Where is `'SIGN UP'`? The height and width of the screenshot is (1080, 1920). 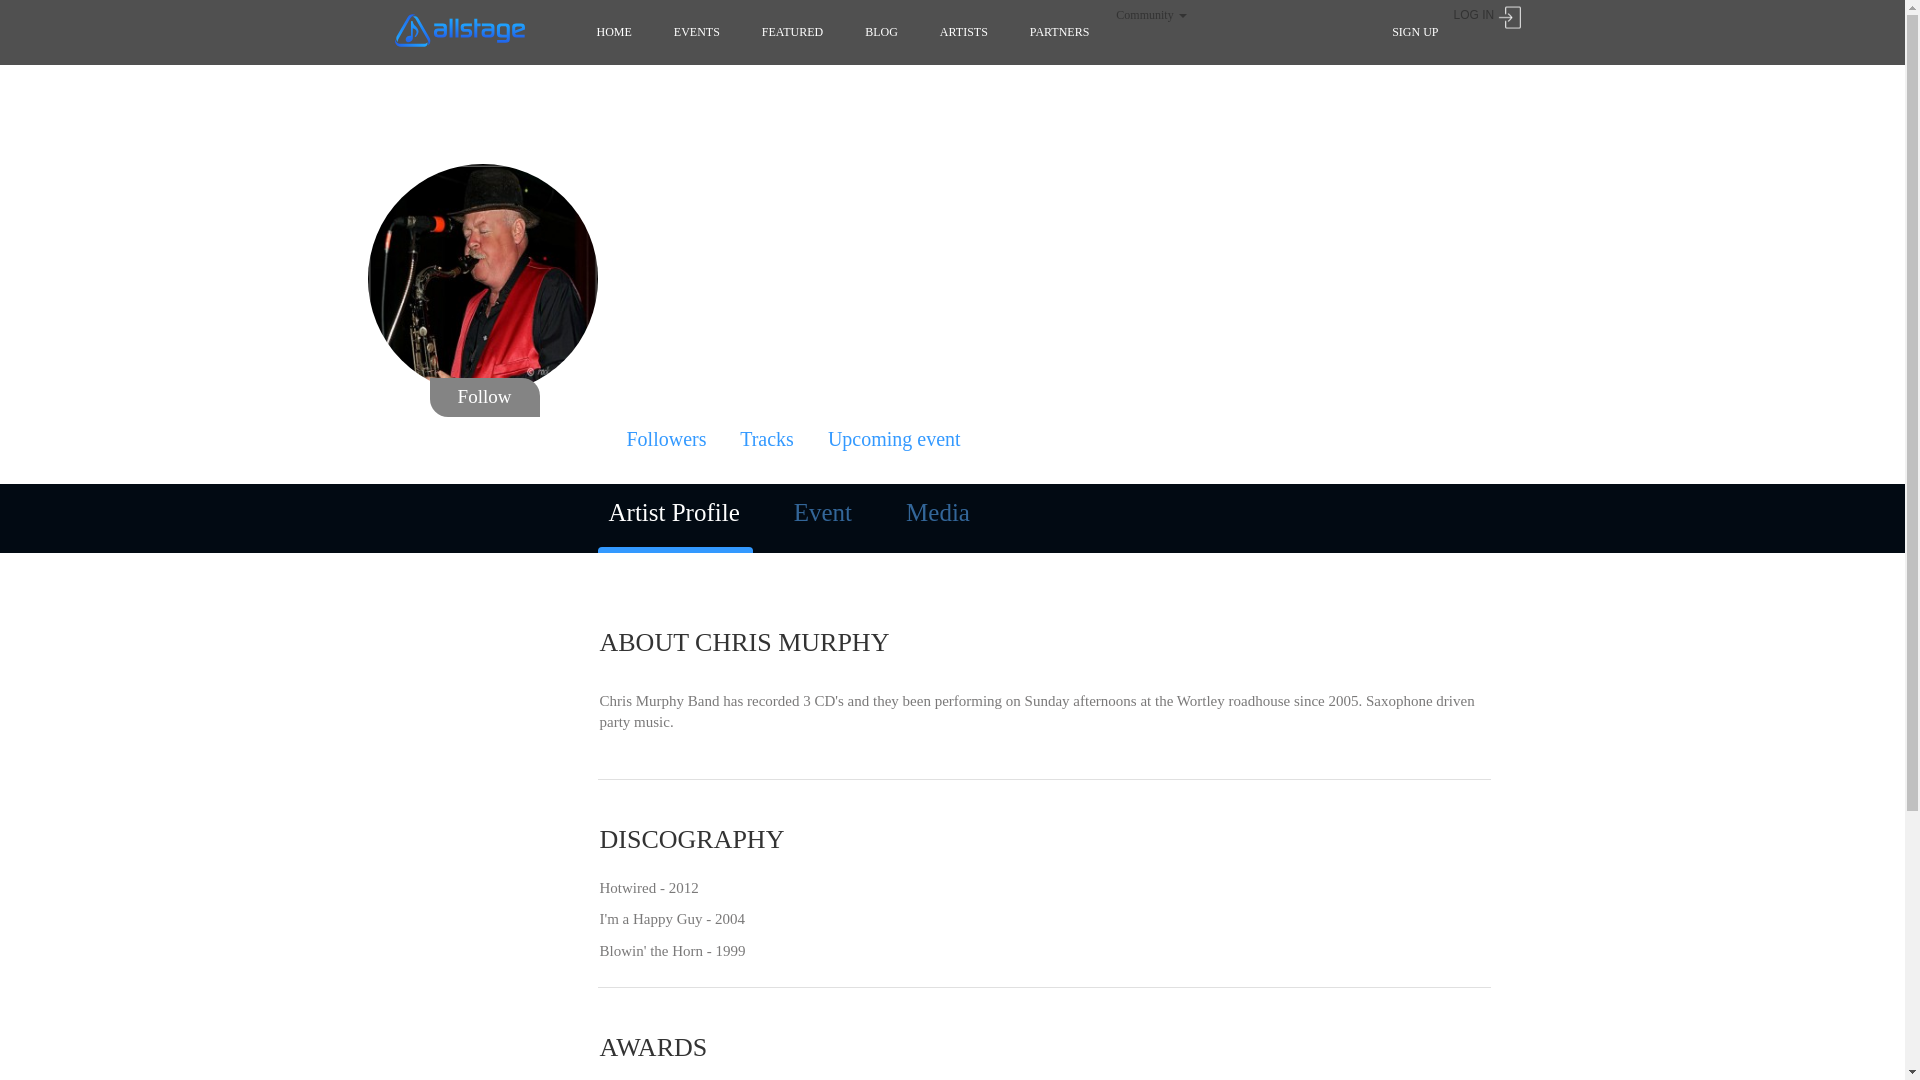
'SIGN UP' is located at coordinates (1414, 31).